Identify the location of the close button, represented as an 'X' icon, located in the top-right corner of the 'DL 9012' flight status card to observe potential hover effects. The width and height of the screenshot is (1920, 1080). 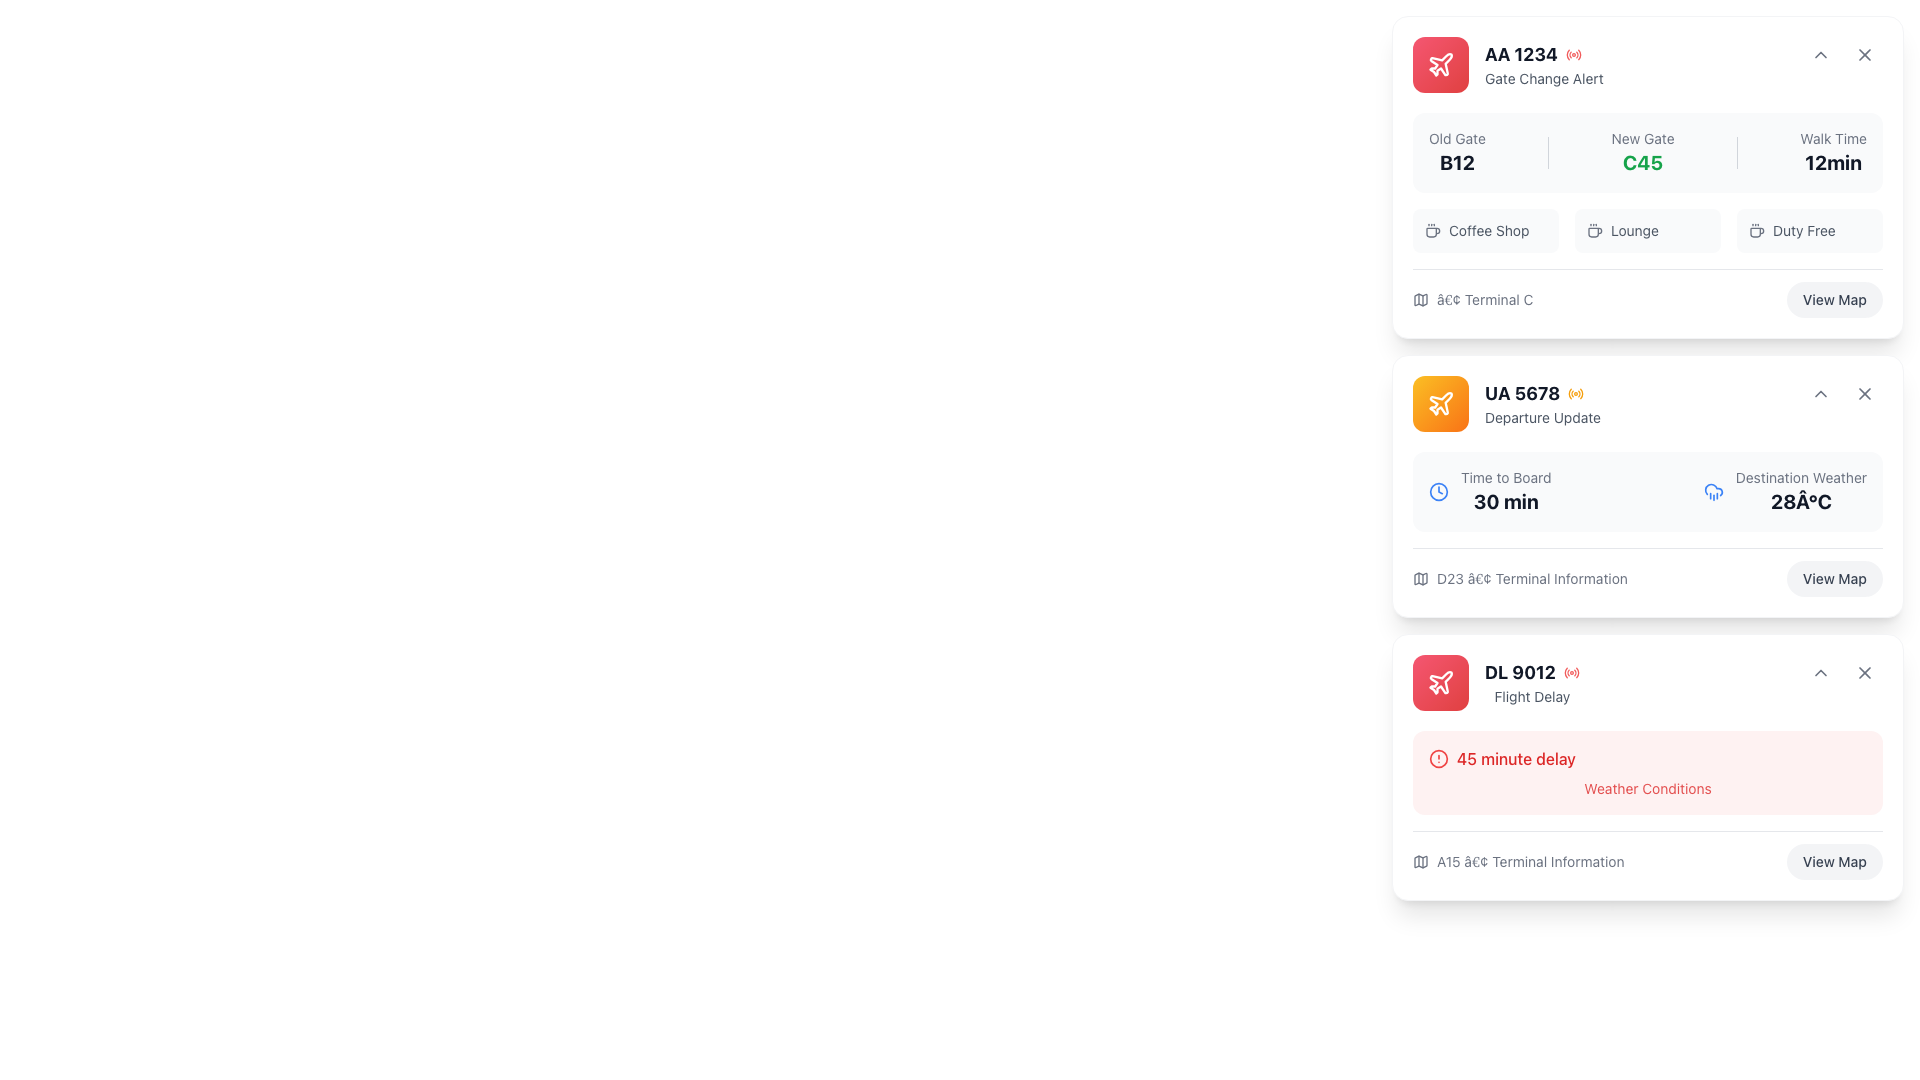
(1864, 672).